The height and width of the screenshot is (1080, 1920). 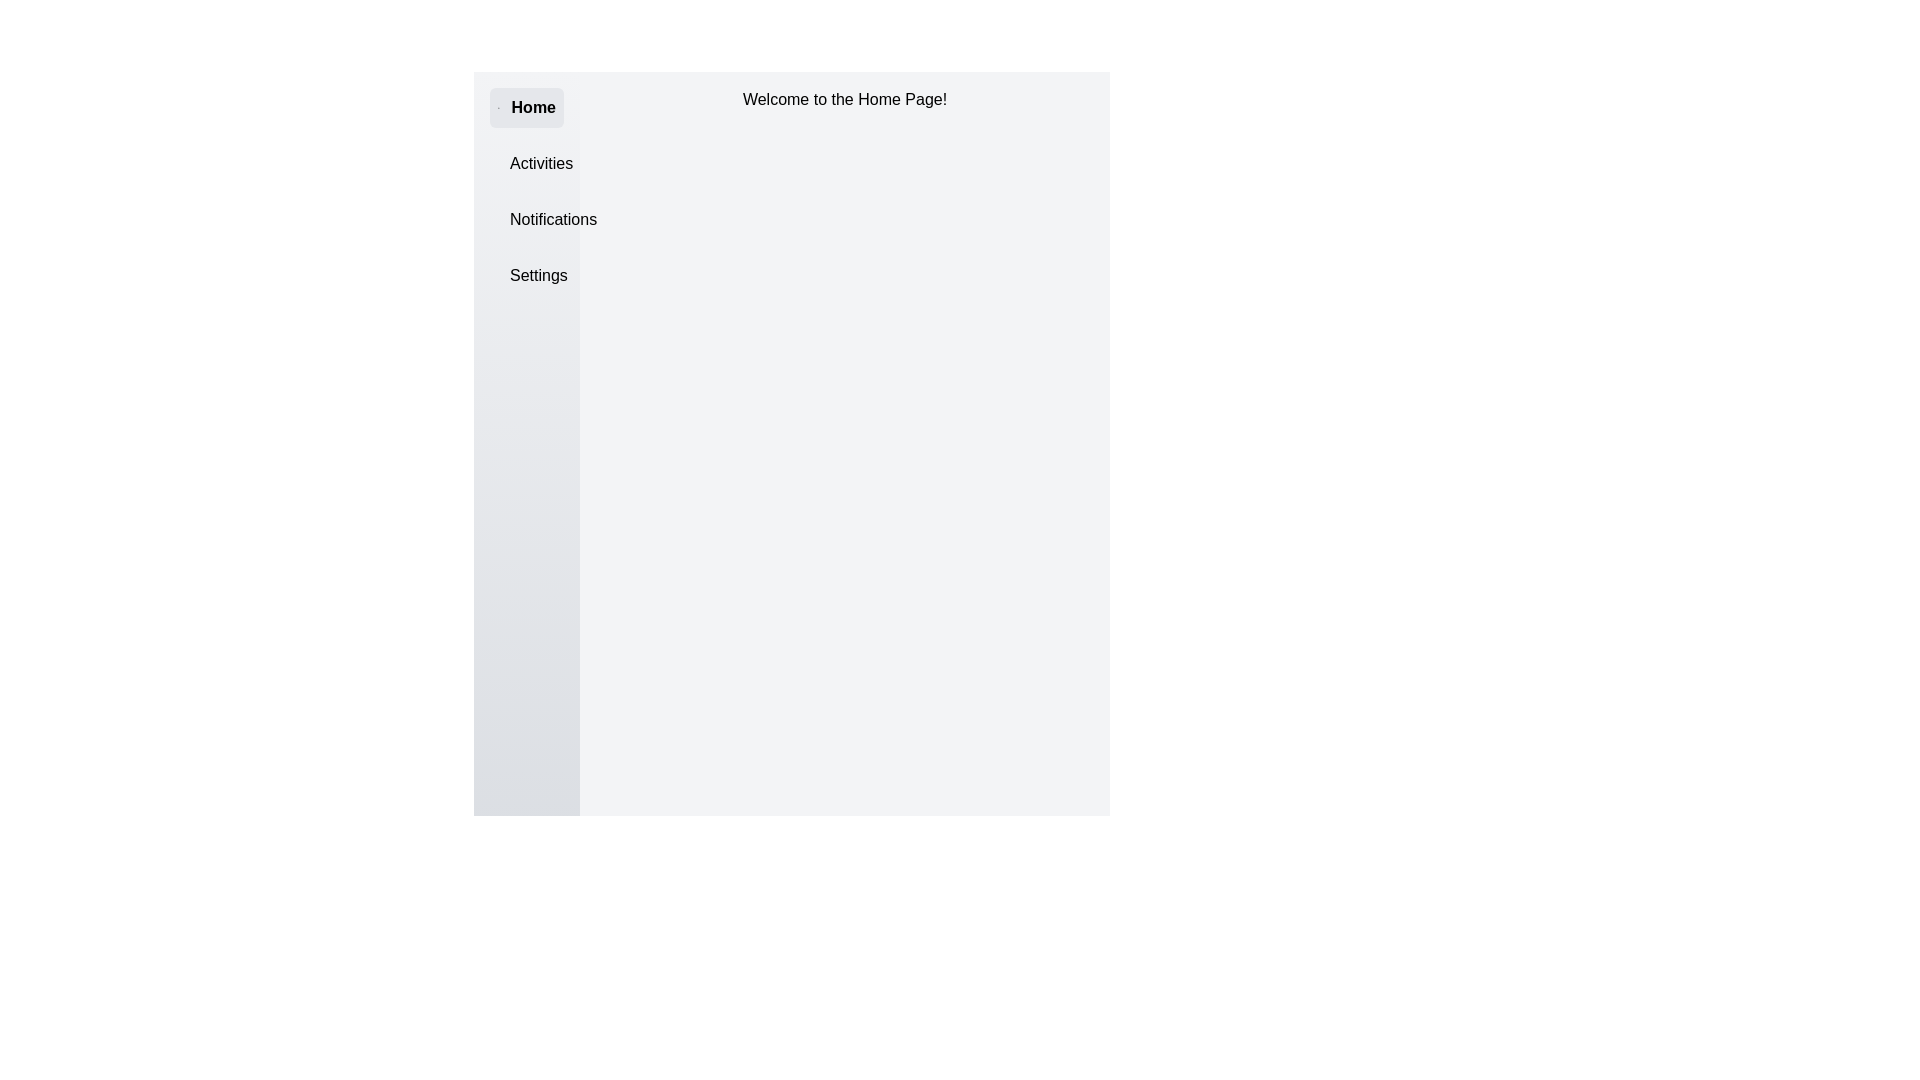 What do you see at coordinates (527, 108) in the screenshot?
I see `the navigation button located at the top of the vertical menu` at bounding box center [527, 108].